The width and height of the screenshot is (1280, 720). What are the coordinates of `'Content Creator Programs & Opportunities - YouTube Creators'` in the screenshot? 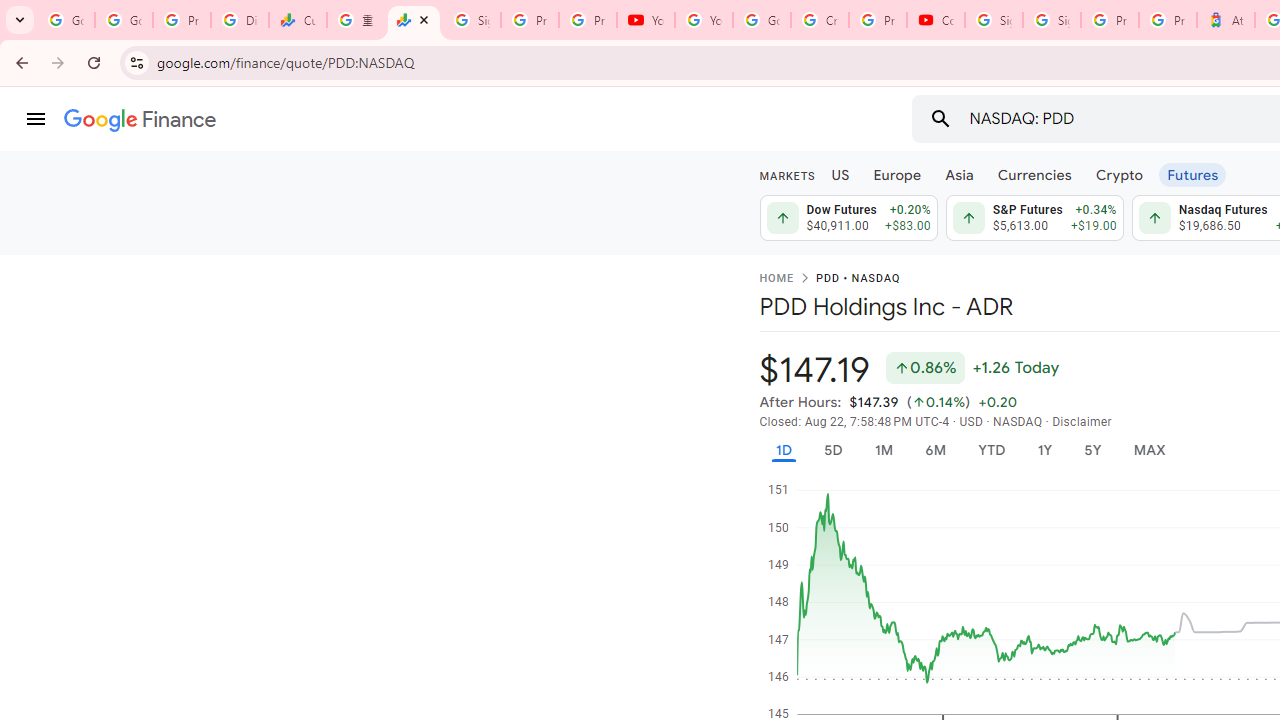 It's located at (935, 20).